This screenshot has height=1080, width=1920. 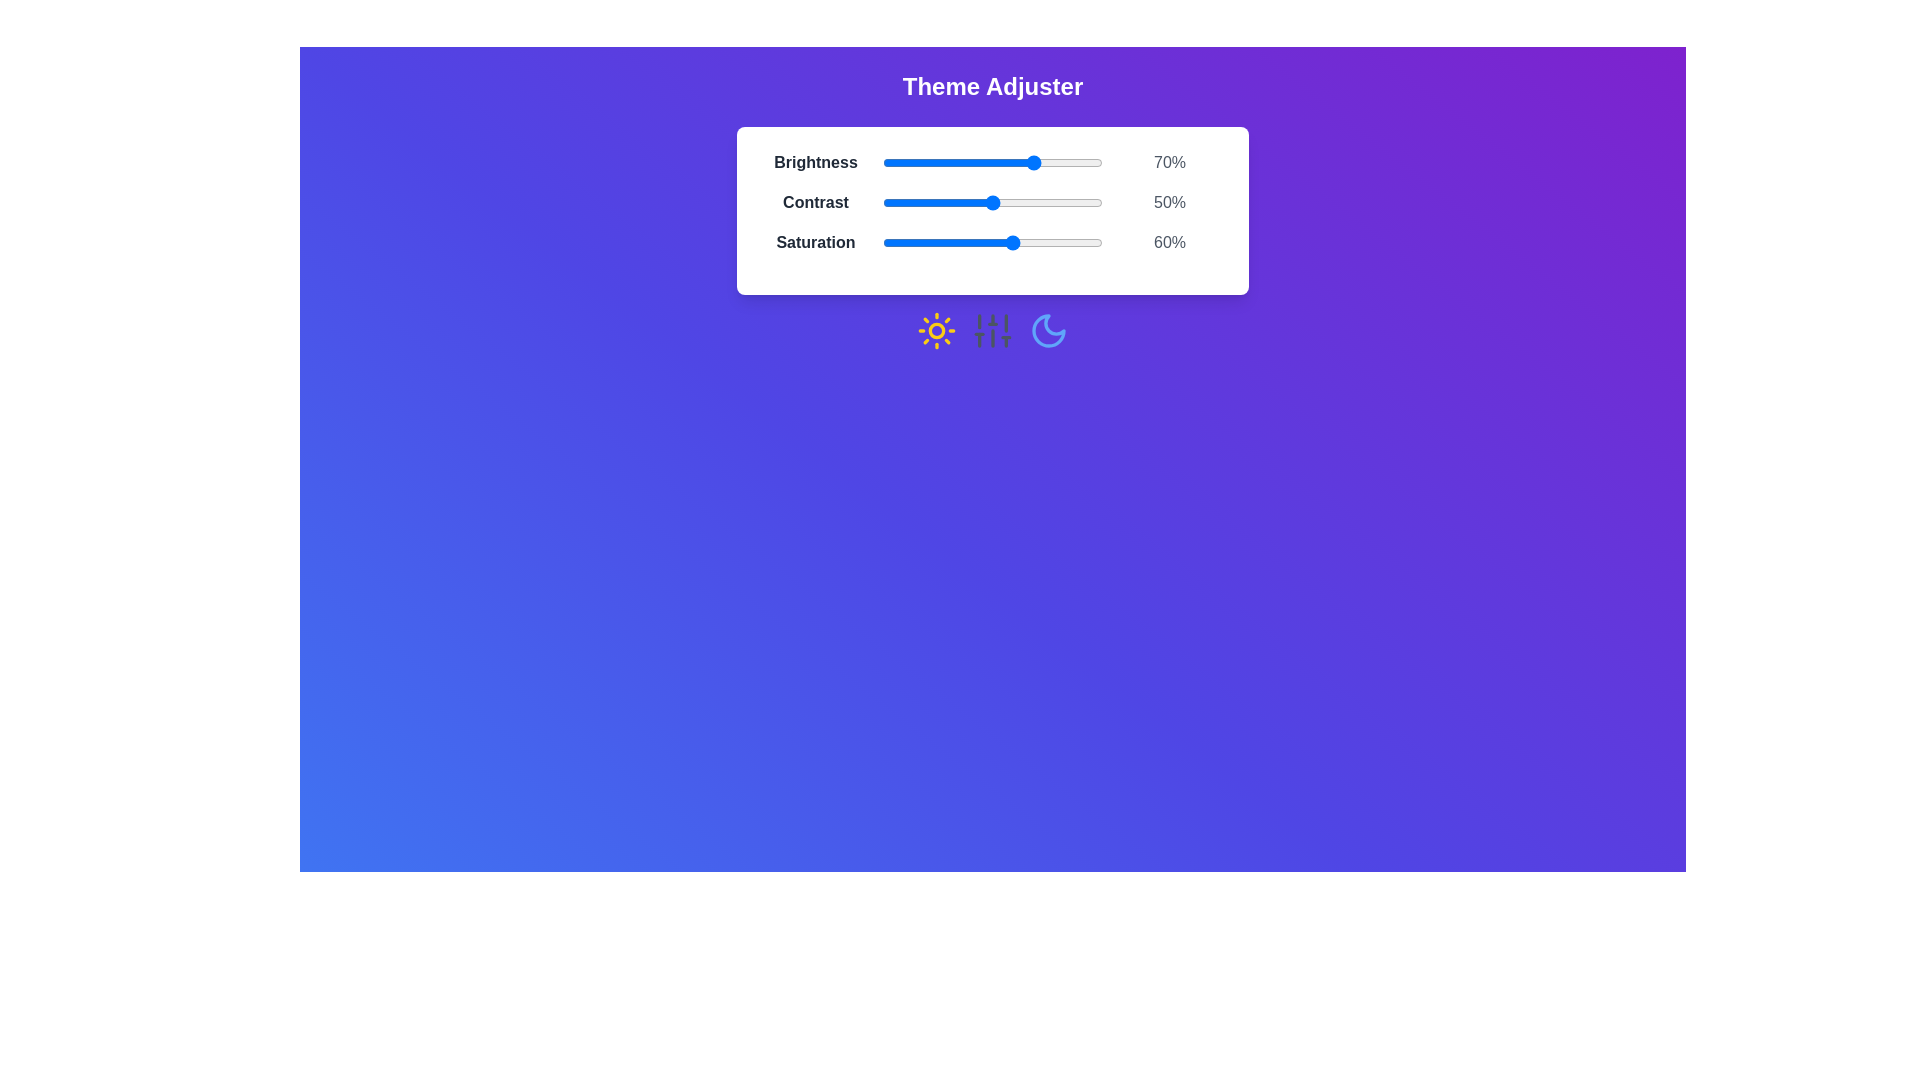 What do you see at coordinates (1048, 330) in the screenshot?
I see `the Moon icon` at bounding box center [1048, 330].